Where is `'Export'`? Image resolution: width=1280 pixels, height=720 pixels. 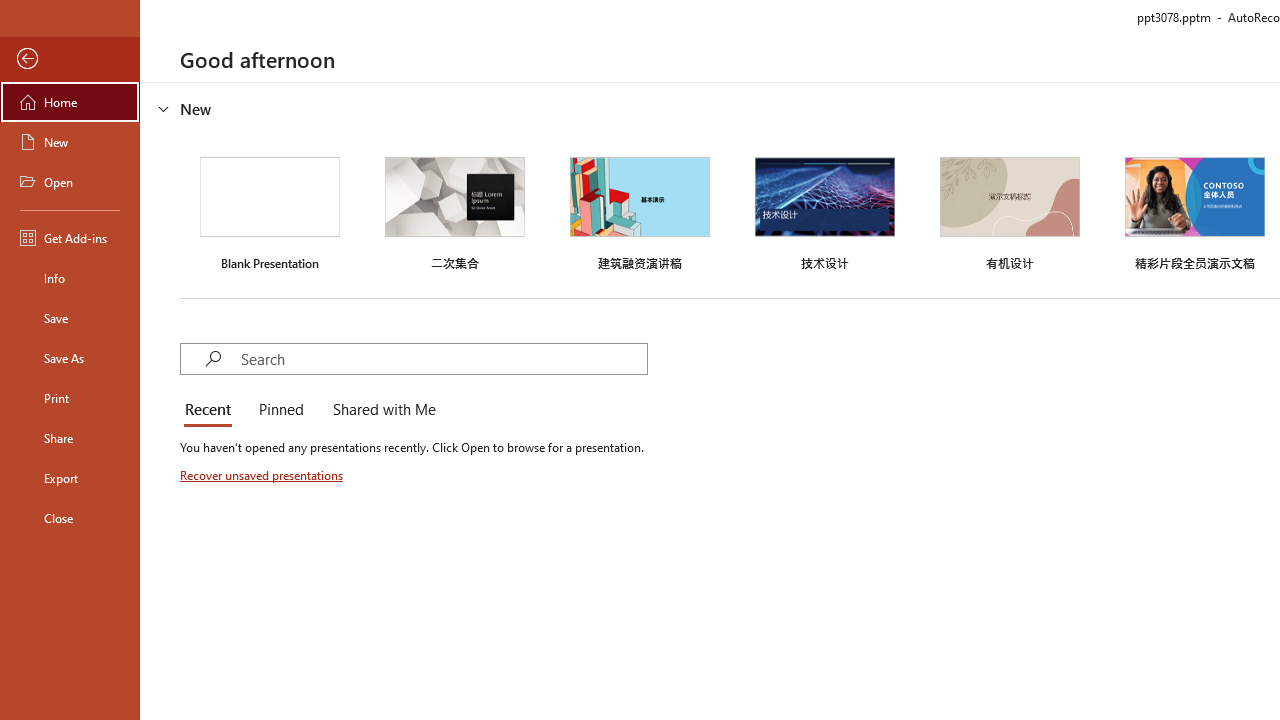
'Export' is located at coordinates (69, 478).